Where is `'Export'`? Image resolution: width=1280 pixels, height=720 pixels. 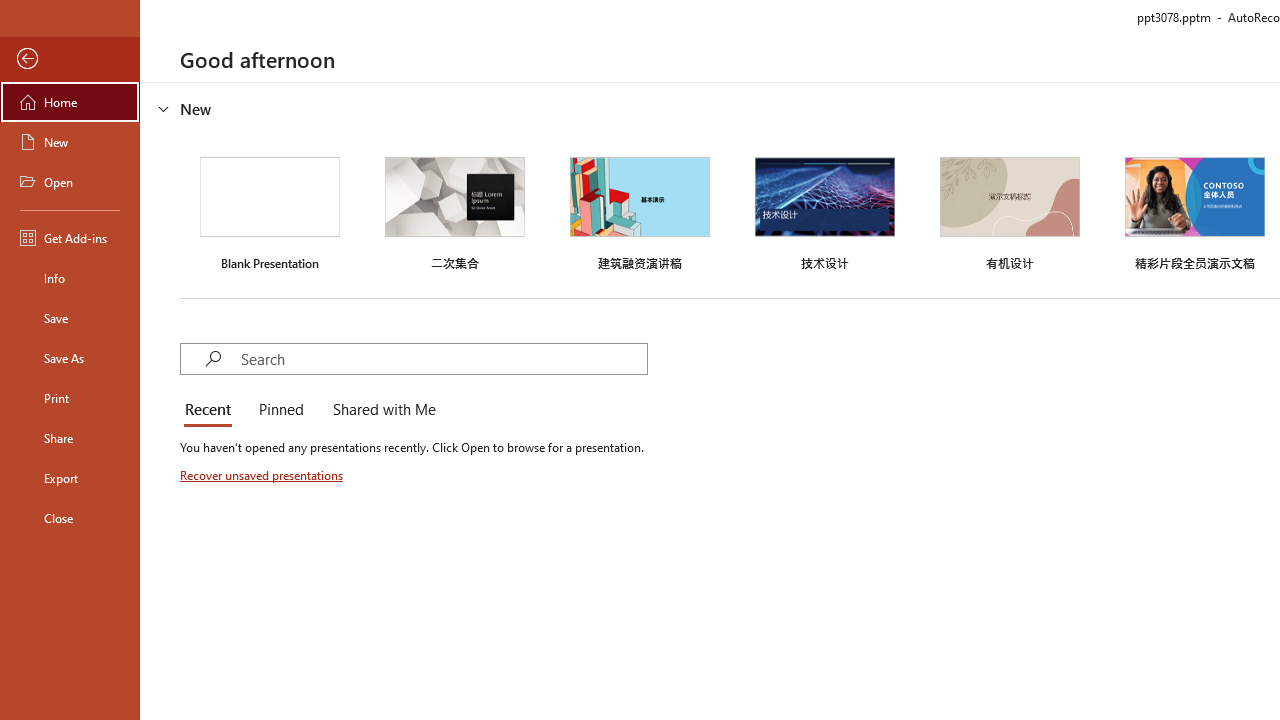
'Export' is located at coordinates (69, 478).